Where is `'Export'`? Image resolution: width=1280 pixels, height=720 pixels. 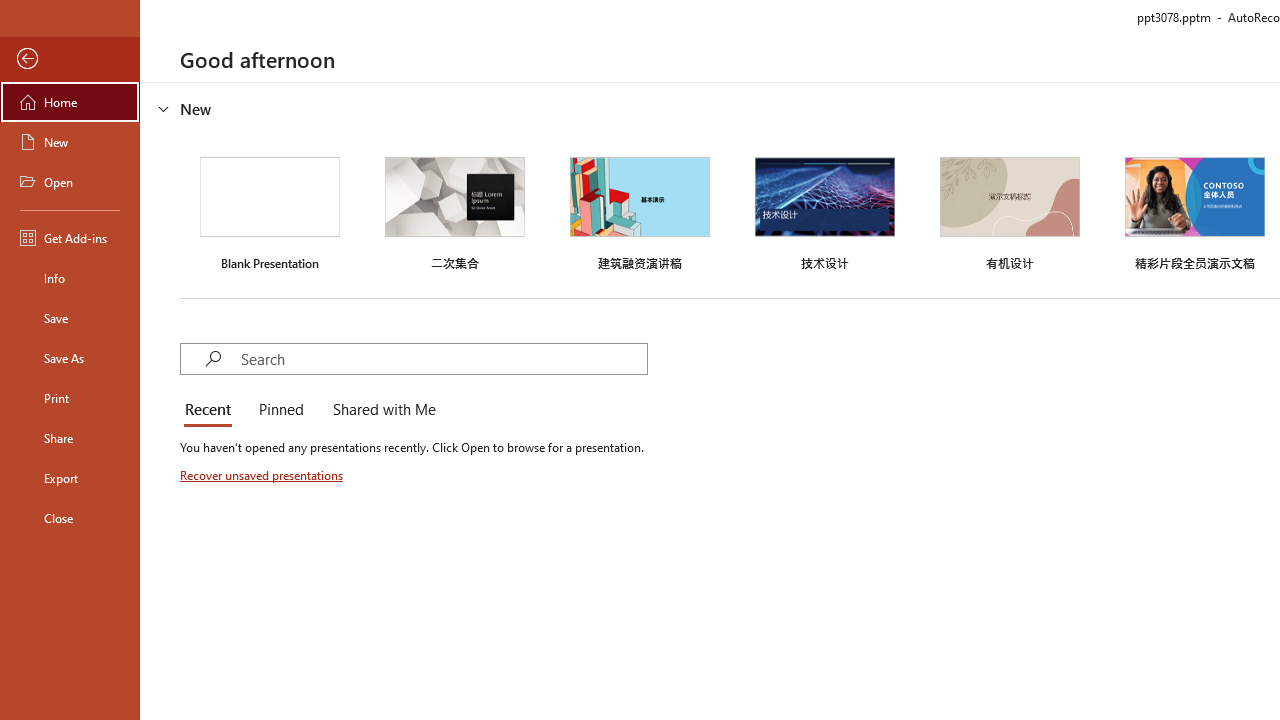
'Export' is located at coordinates (69, 478).